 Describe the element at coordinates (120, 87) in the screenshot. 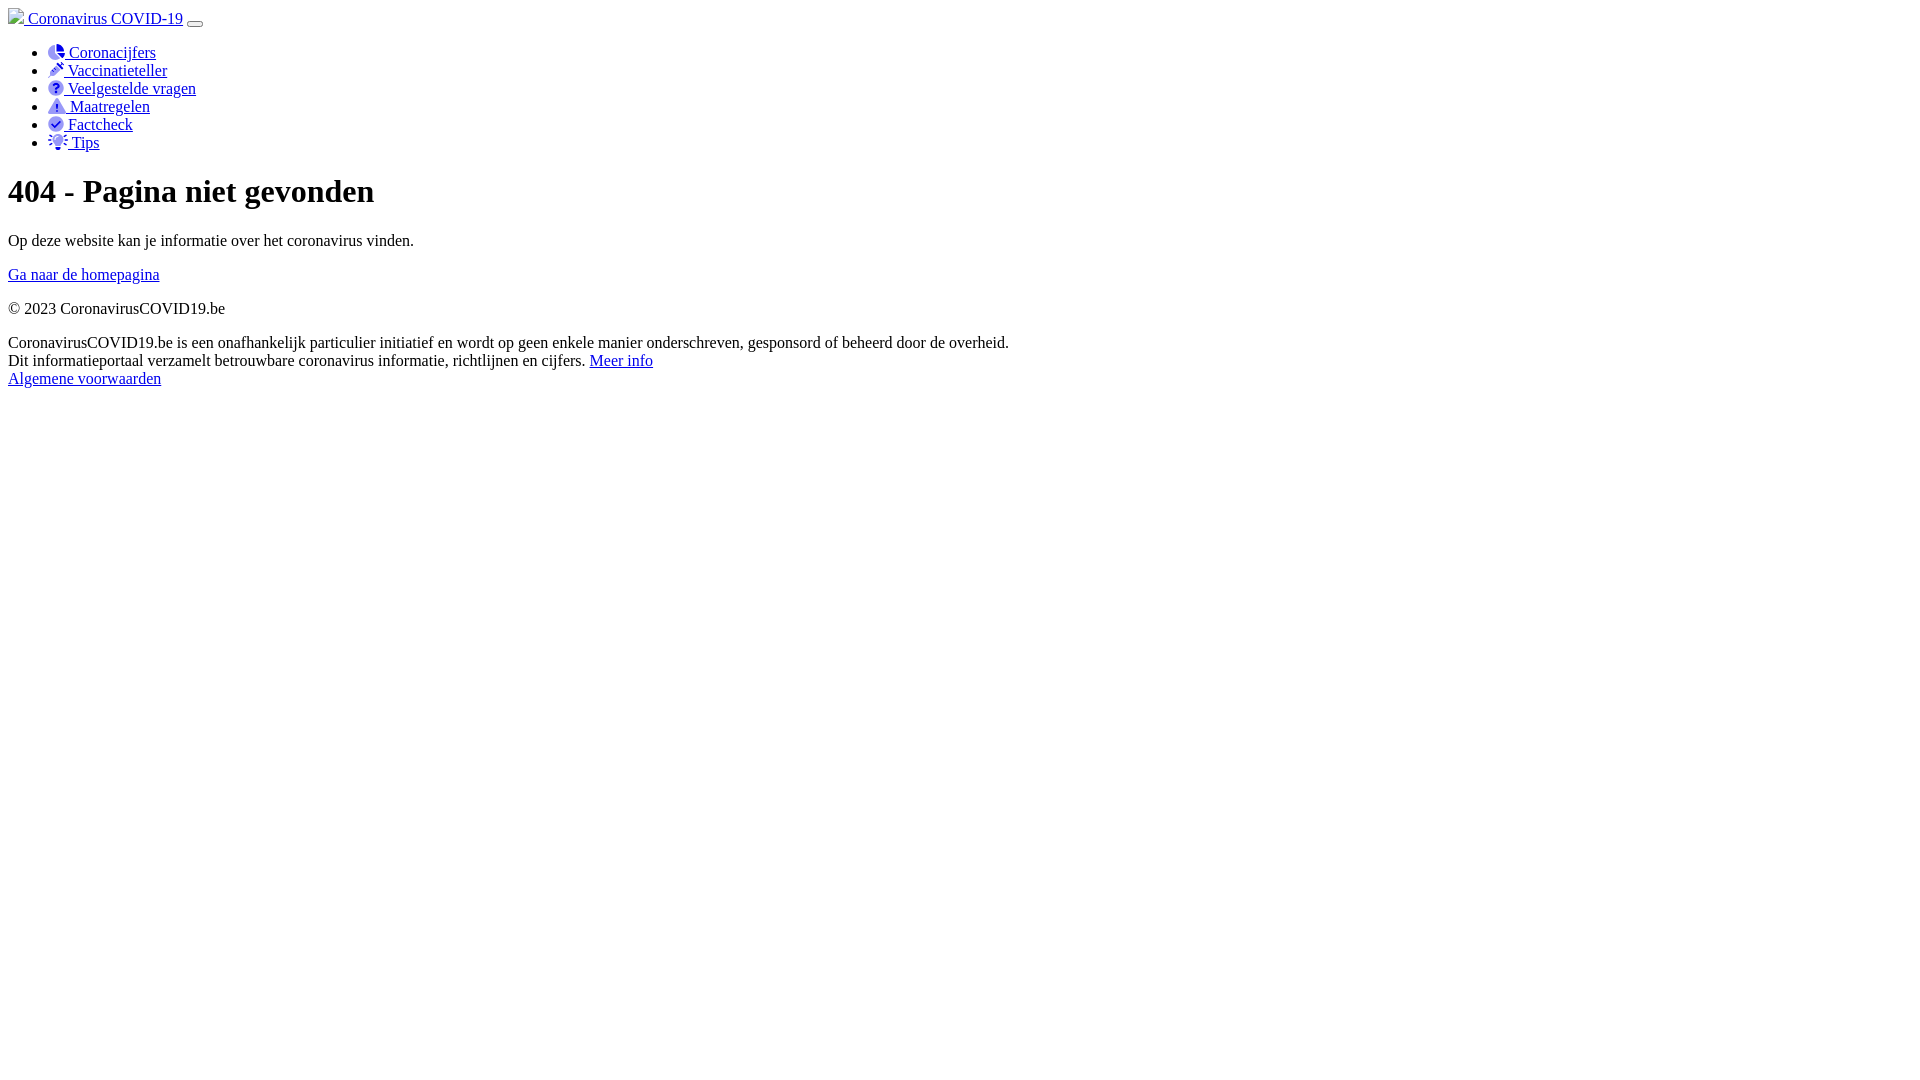

I see `'Veelgestelde vragen'` at that location.